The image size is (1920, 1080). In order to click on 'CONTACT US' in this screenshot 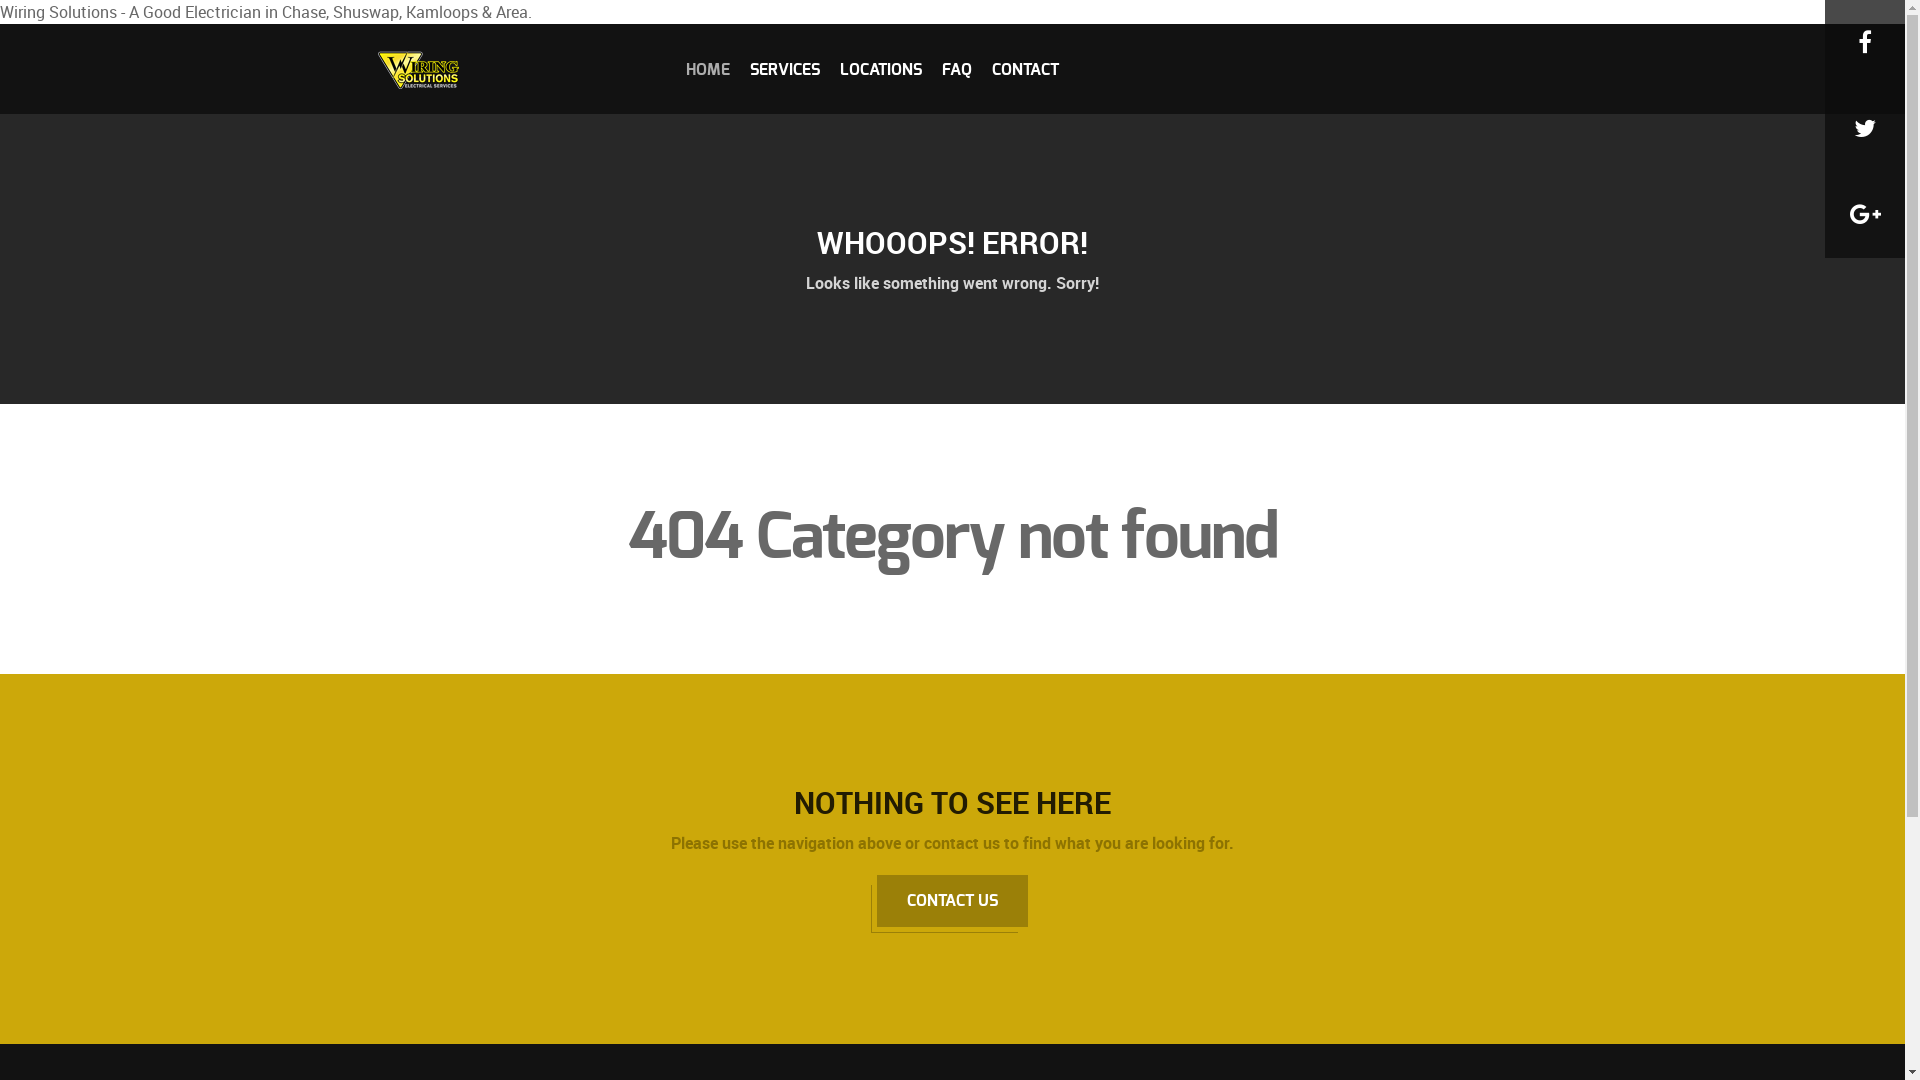, I will do `click(951, 901)`.